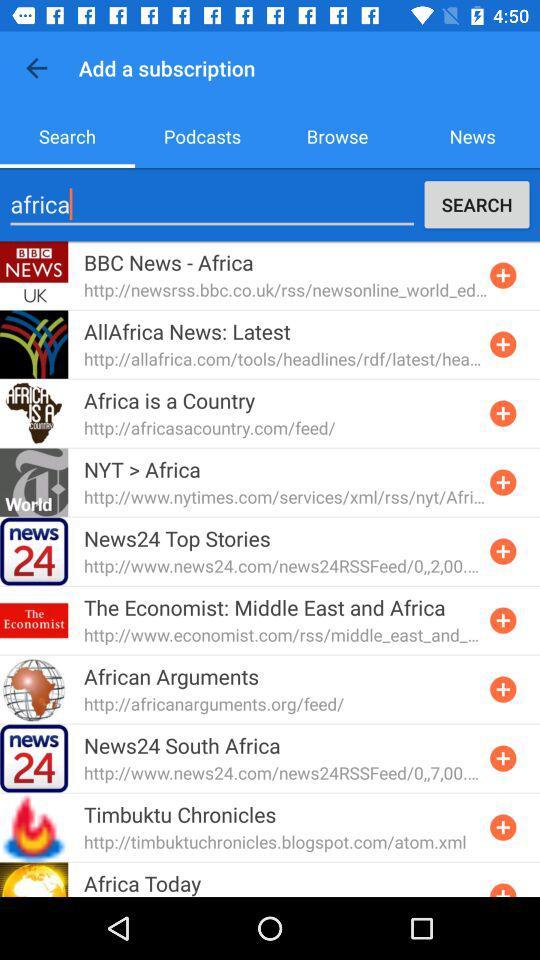 The image size is (540, 960). Describe the element at coordinates (202, 135) in the screenshot. I see `icon next to search icon` at that location.